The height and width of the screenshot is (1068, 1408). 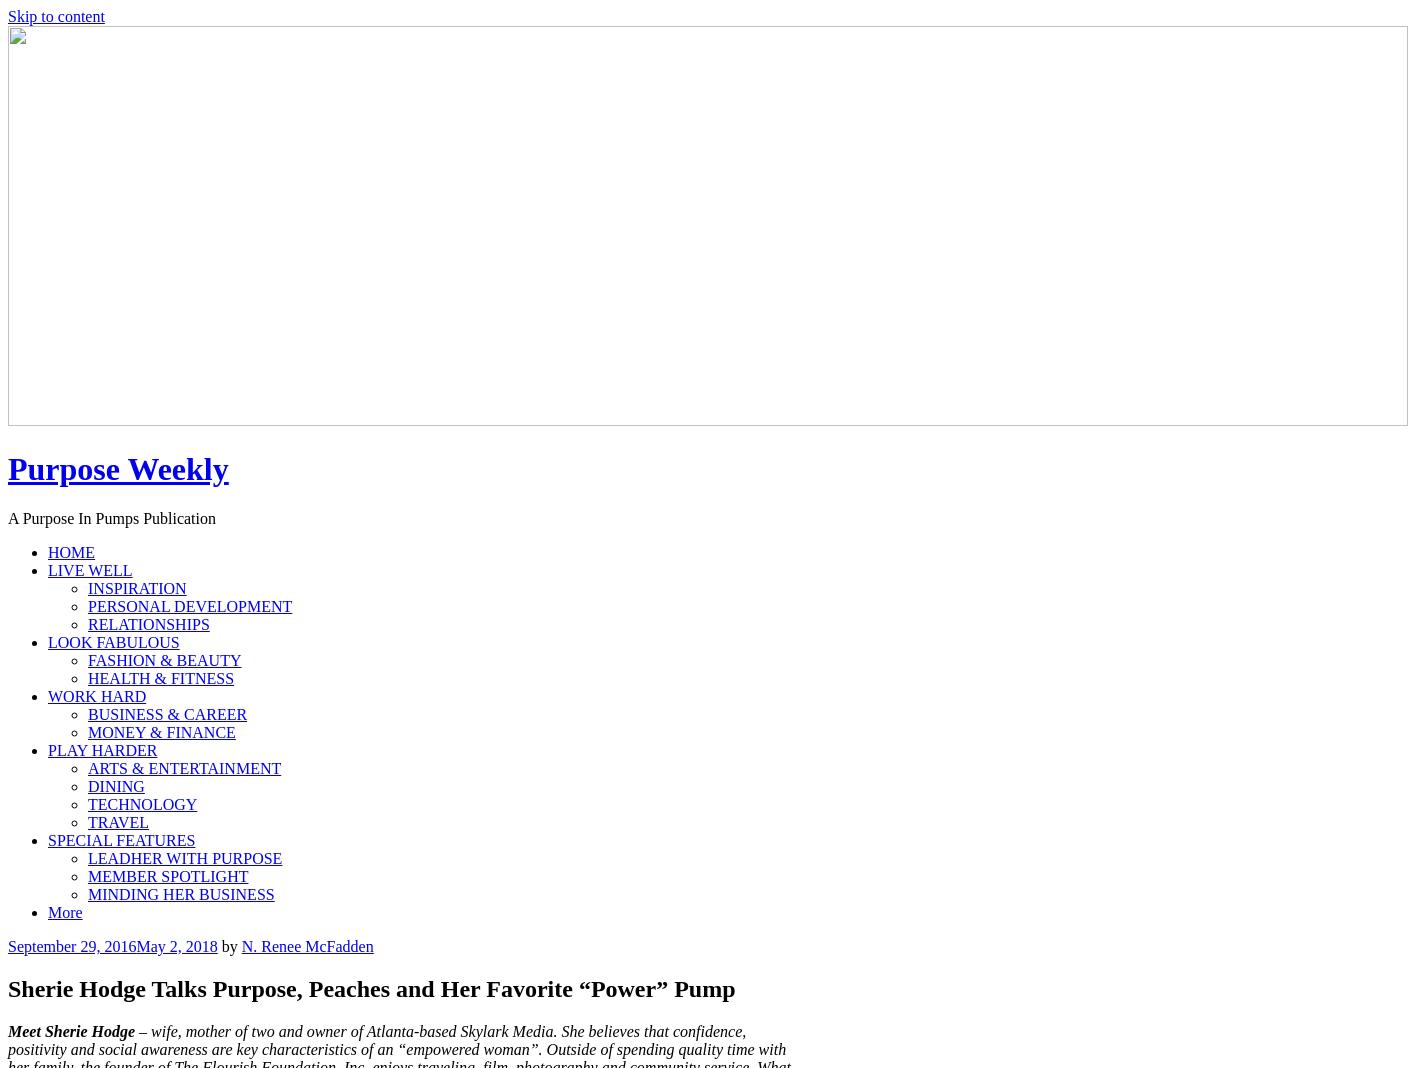 I want to click on 'LEADHER WITH PURPOSE', so click(x=184, y=856).